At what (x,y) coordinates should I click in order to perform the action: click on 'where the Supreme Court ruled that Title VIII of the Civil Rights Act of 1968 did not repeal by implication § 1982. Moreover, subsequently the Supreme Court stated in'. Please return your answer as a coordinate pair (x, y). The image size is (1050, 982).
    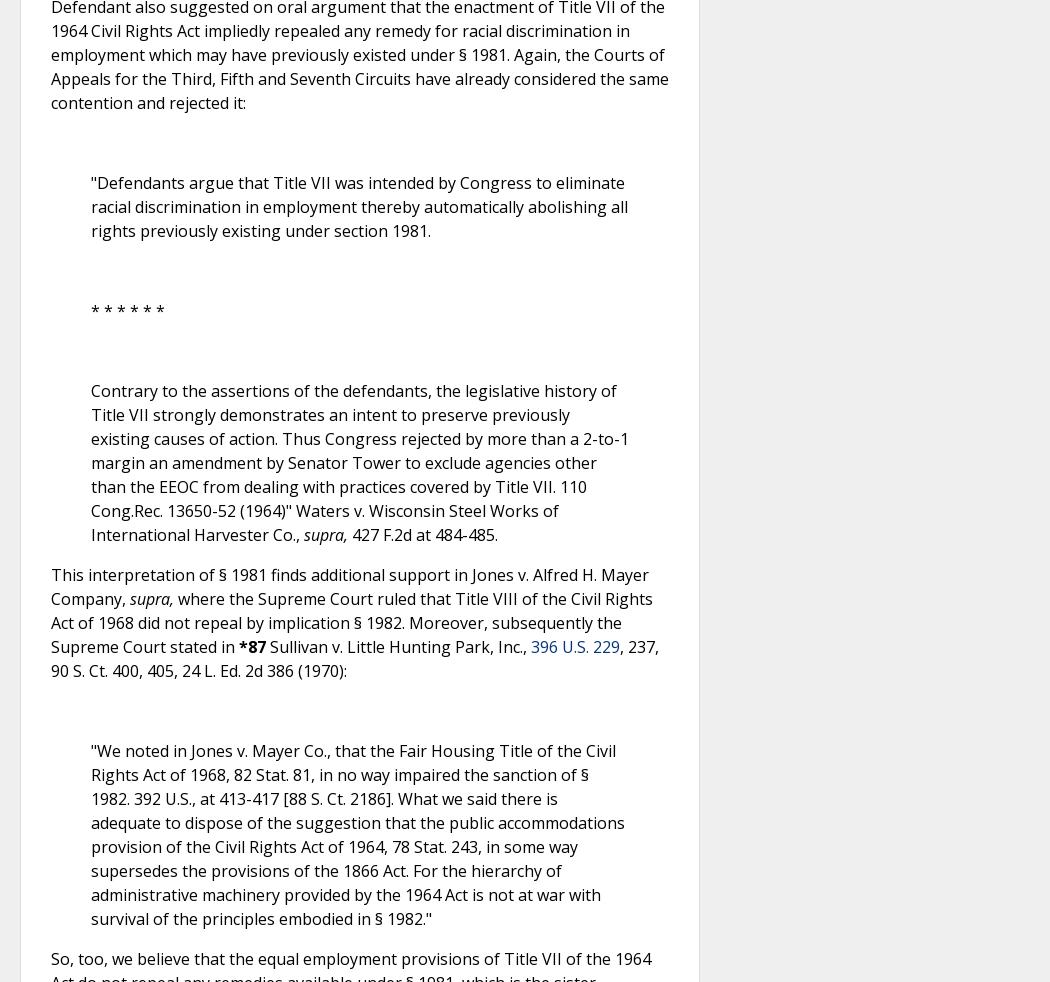
    Looking at the image, I should click on (350, 621).